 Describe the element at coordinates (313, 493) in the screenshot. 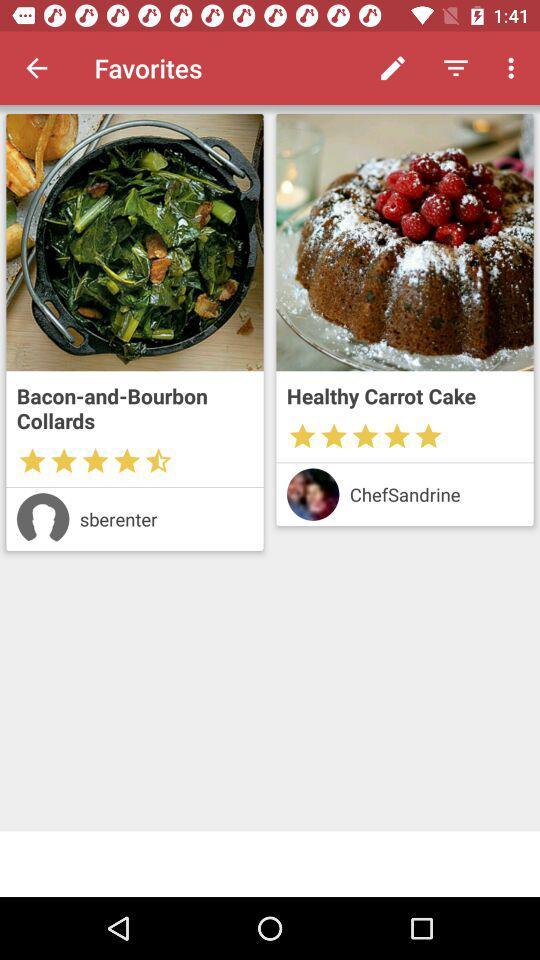

I see `visit profile` at that location.